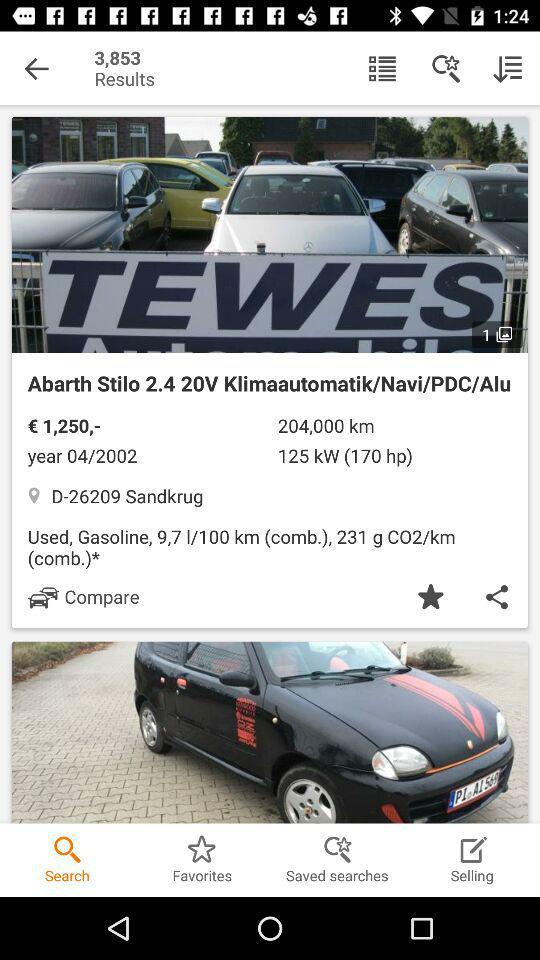  What do you see at coordinates (36, 68) in the screenshot?
I see `the item to the left of the 3,853` at bounding box center [36, 68].